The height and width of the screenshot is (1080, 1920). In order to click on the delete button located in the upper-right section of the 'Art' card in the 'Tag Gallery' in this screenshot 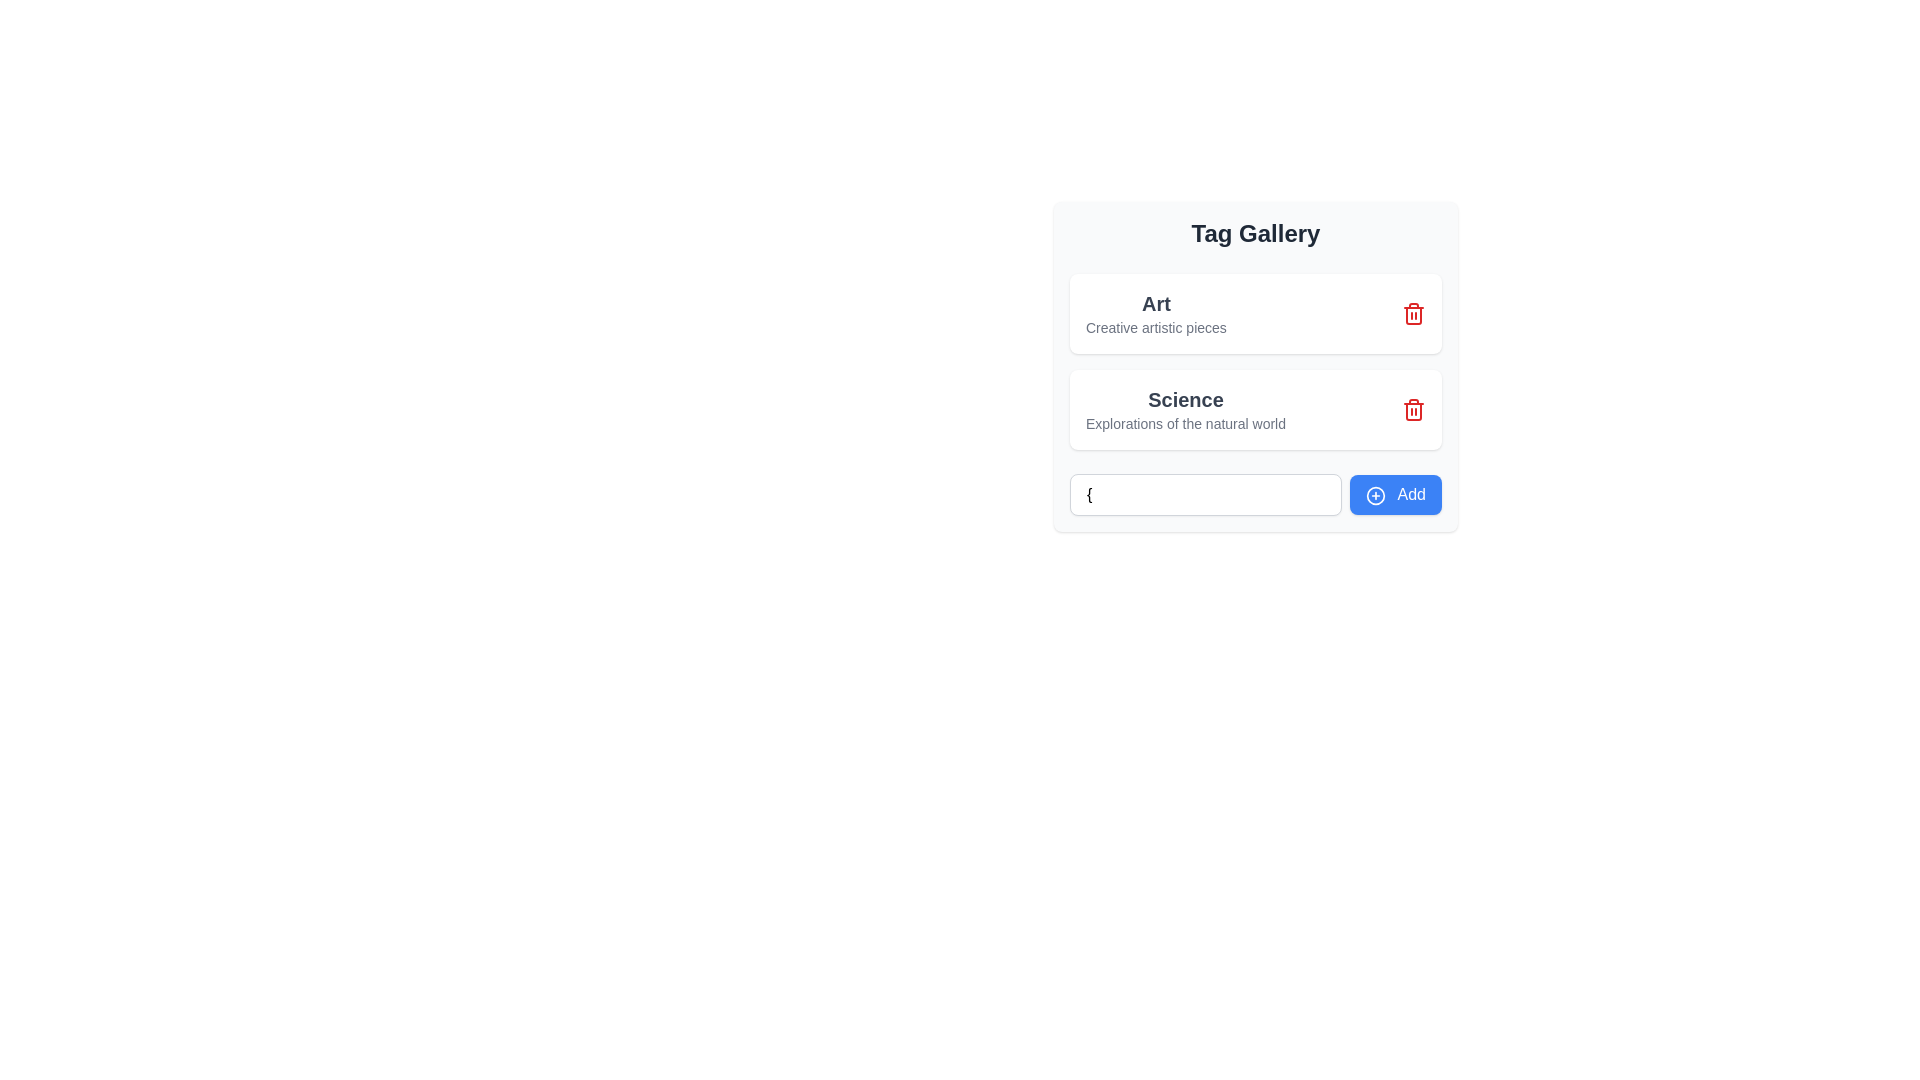, I will do `click(1413, 313)`.